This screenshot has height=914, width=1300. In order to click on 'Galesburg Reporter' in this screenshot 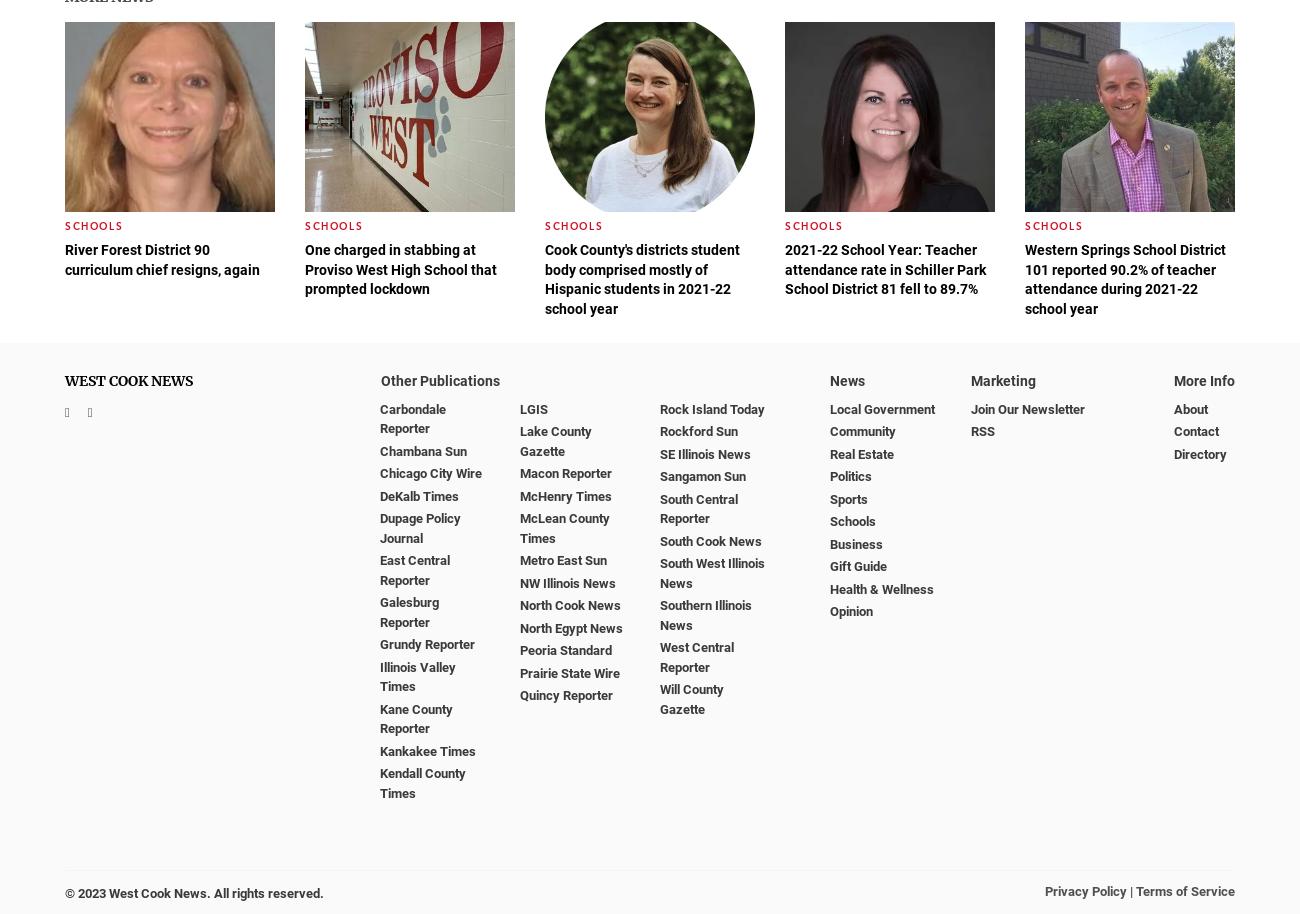, I will do `click(409, 611)`.